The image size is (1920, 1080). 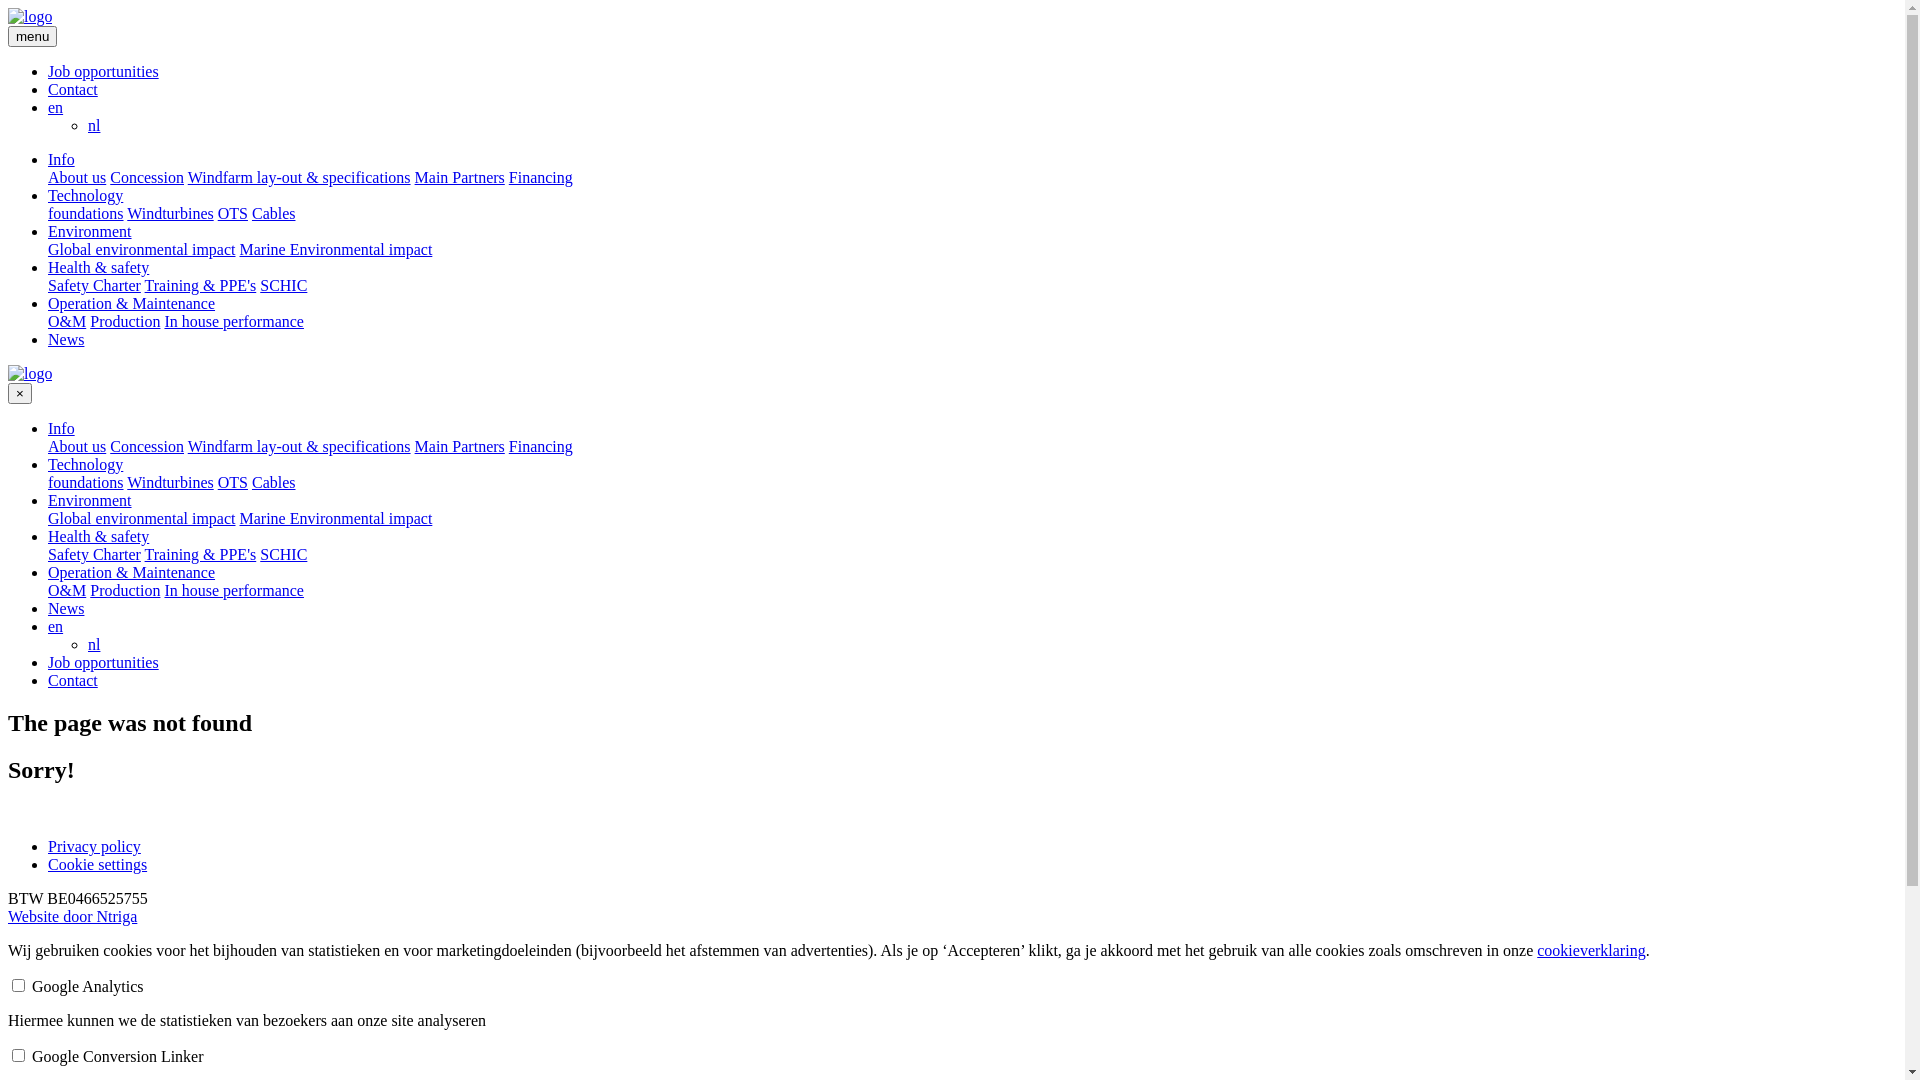 I want to click on 'cookieverklaring', so click(x=1589, y=949).